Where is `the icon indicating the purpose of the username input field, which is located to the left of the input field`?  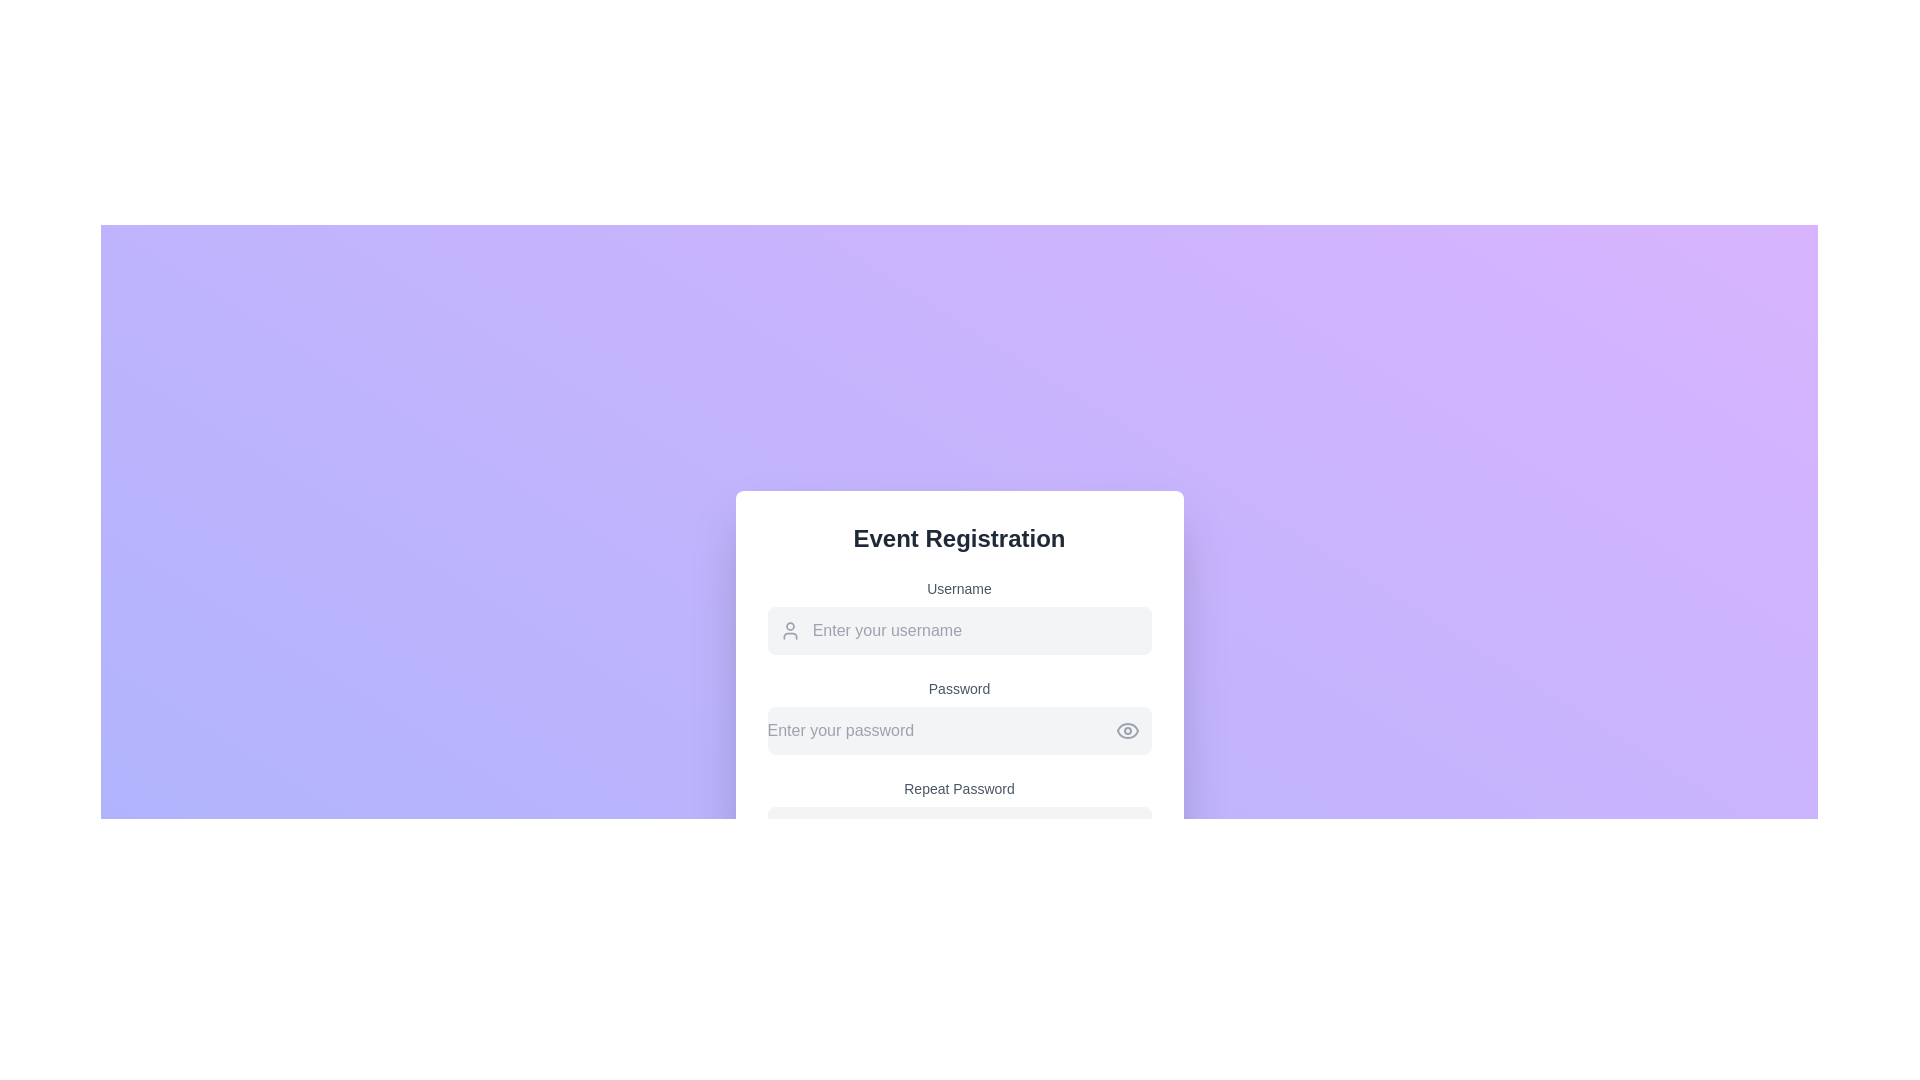
the icon indicating the purpose of the username input field, which is located to the left of the input field is located at coordinates (789, 631).